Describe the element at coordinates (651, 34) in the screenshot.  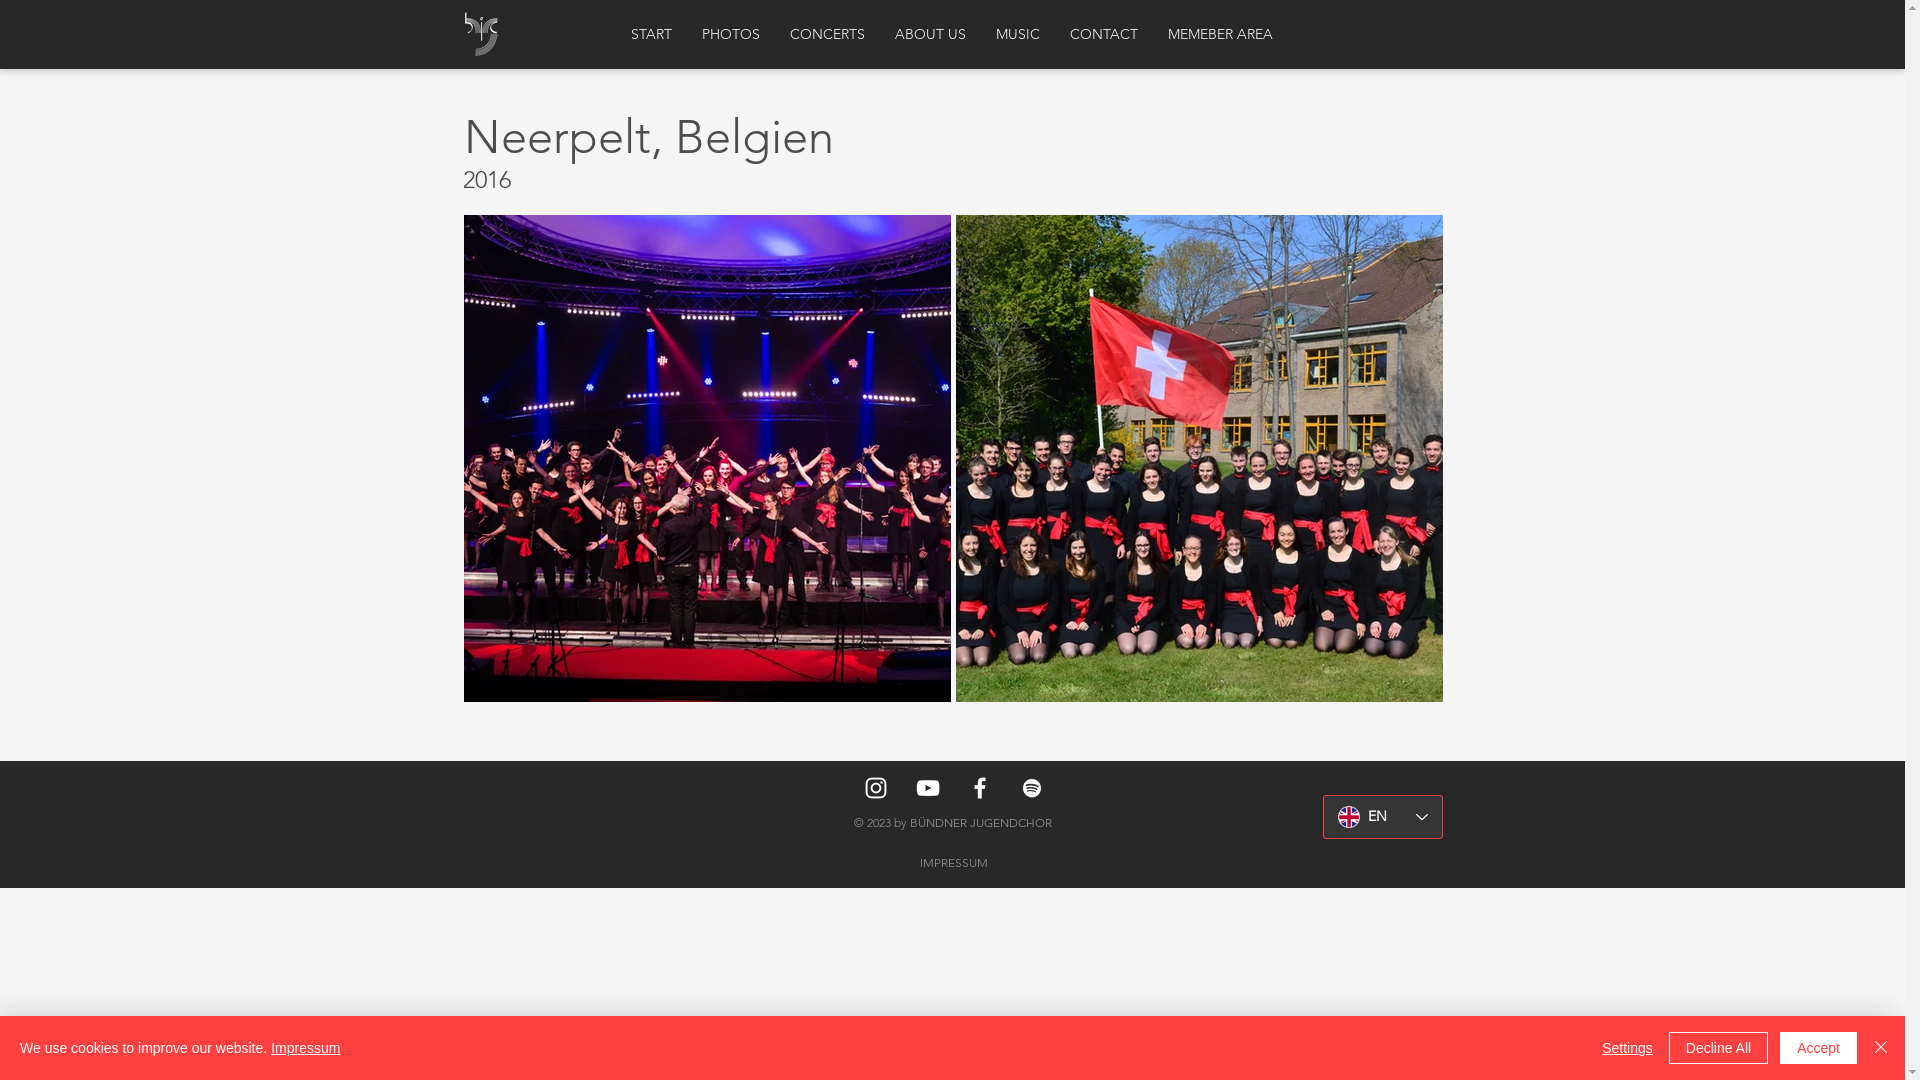
I see `'START'` at that location.